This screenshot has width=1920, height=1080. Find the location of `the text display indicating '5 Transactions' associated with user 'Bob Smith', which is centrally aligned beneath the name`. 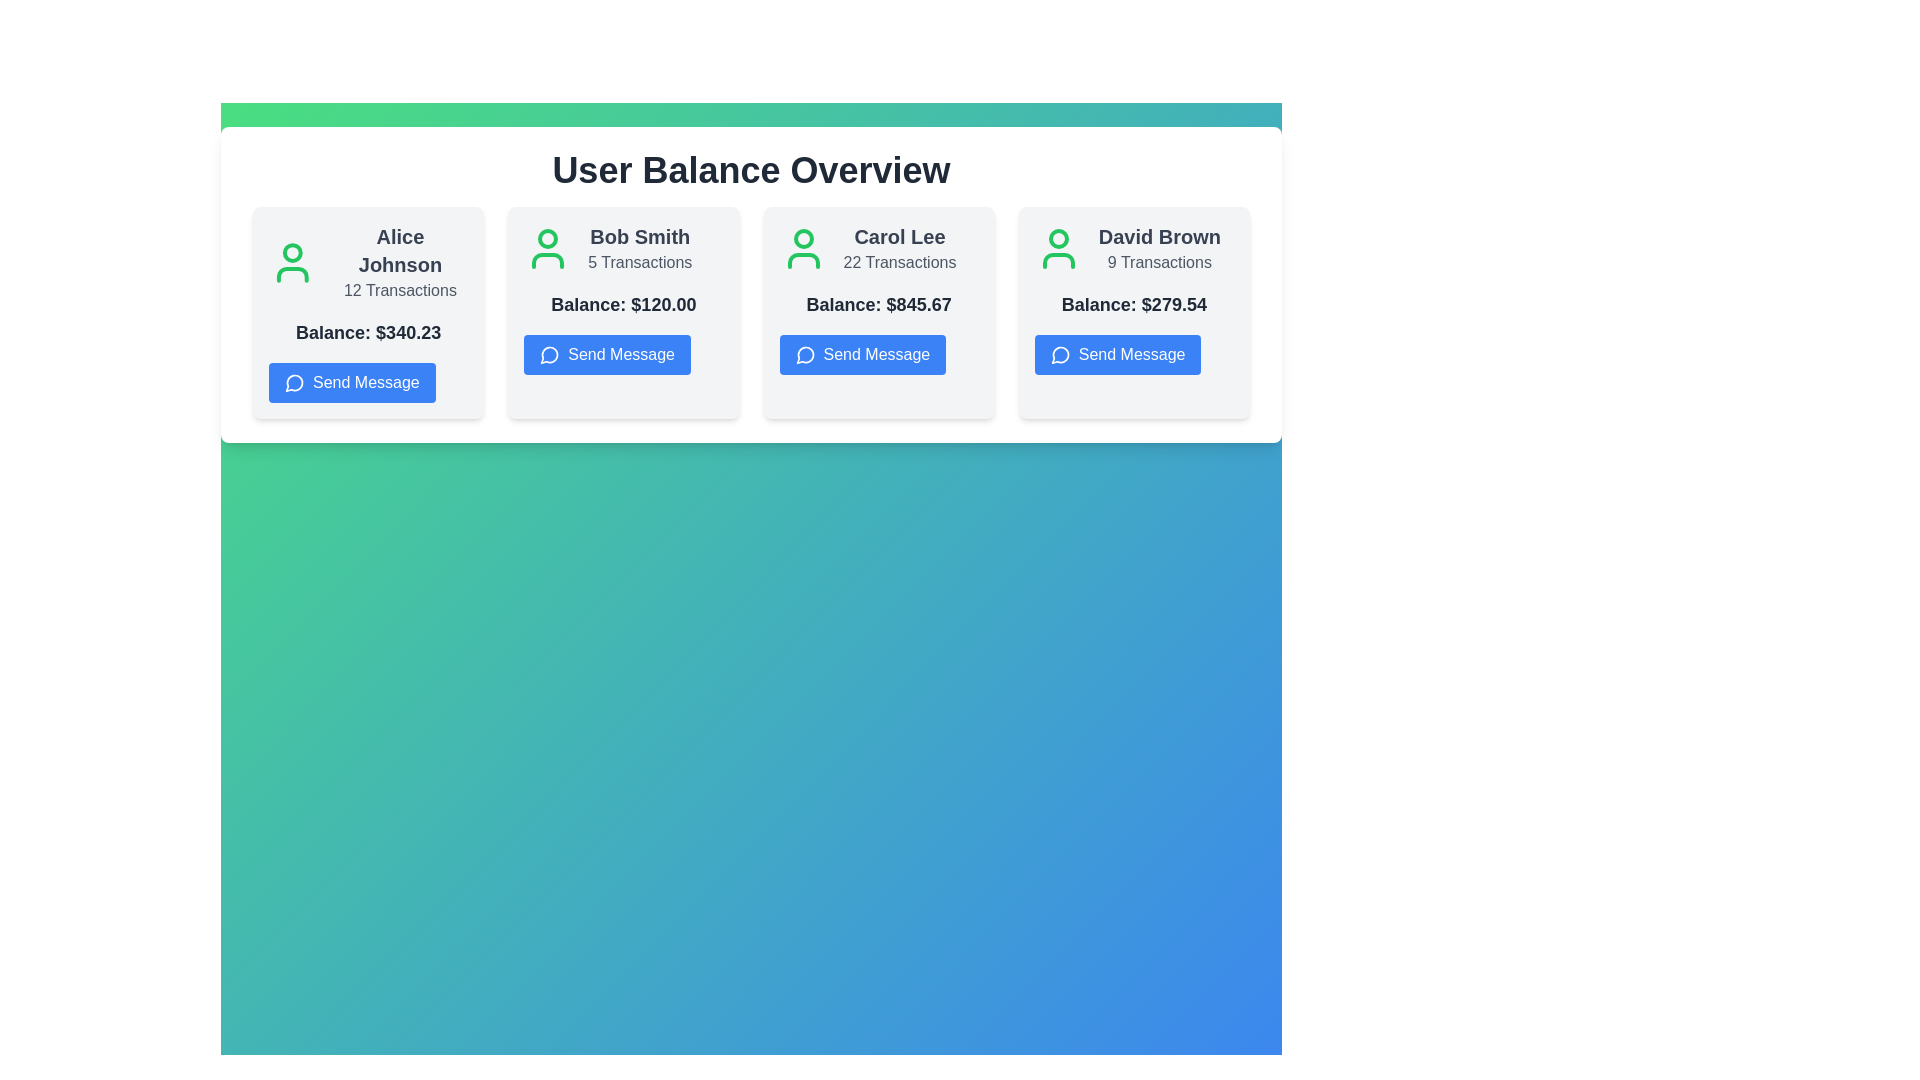

the text display indicating '5 Transactions' associated with user 'Bob Smith', which is centrally aligned beneath the name is located at coordinates (640, 261).